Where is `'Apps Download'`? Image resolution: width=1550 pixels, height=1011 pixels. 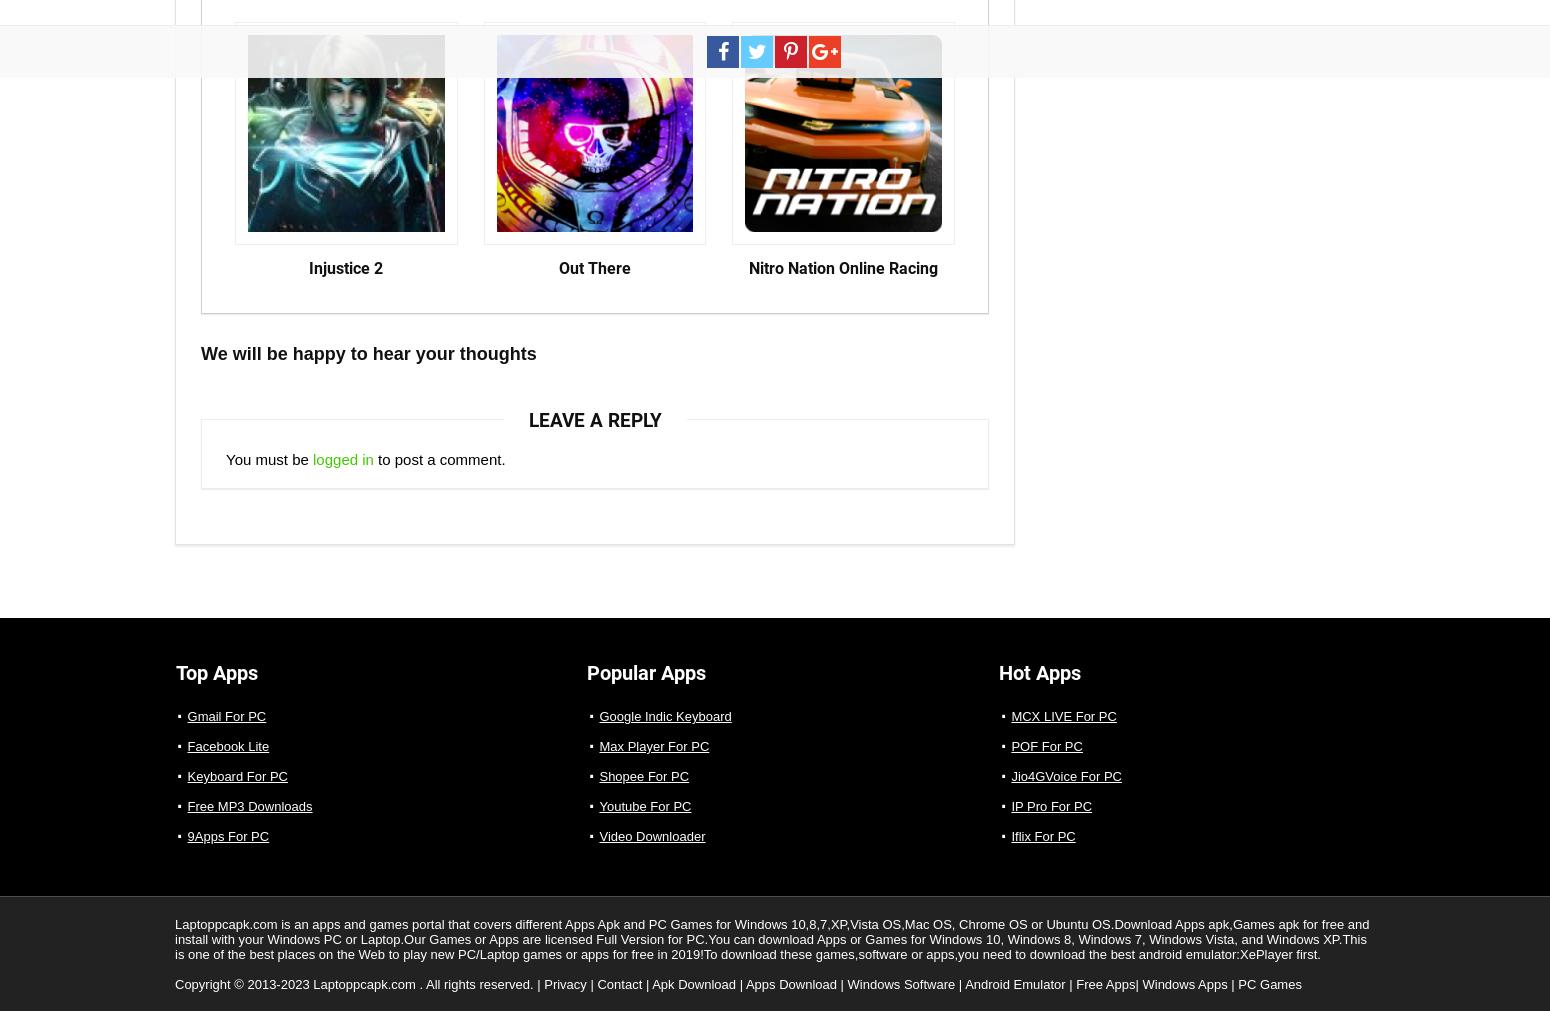 'Apps Download' is located at coordinates (790, 984).